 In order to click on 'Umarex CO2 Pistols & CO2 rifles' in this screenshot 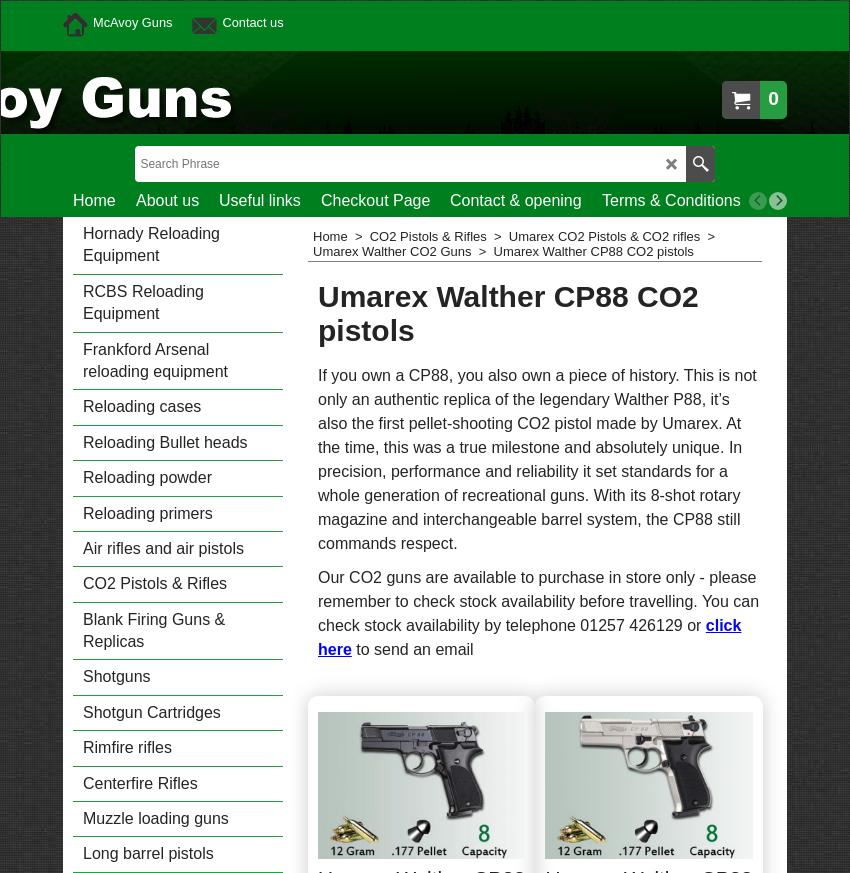, I will do `click(507, 235)`.